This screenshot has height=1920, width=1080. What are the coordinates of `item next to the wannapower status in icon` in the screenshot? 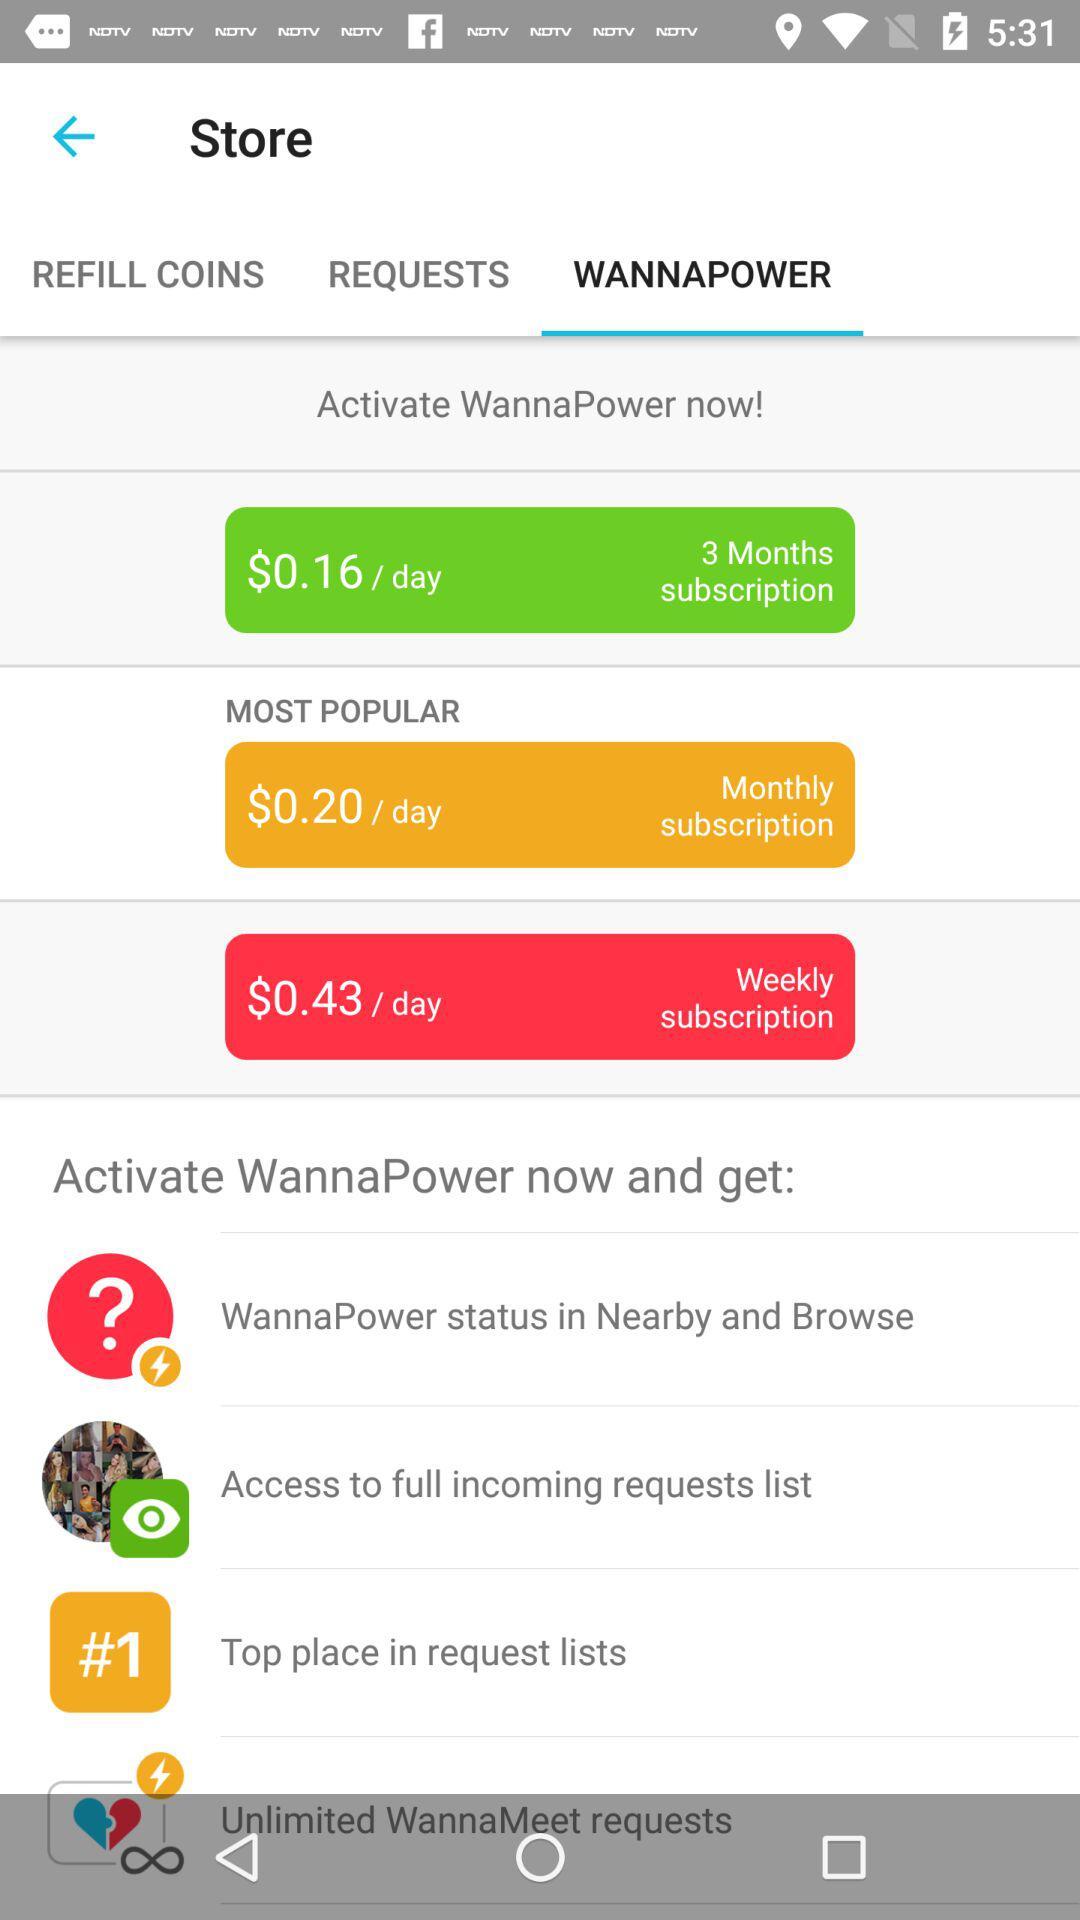 It's located at (110, 1484).